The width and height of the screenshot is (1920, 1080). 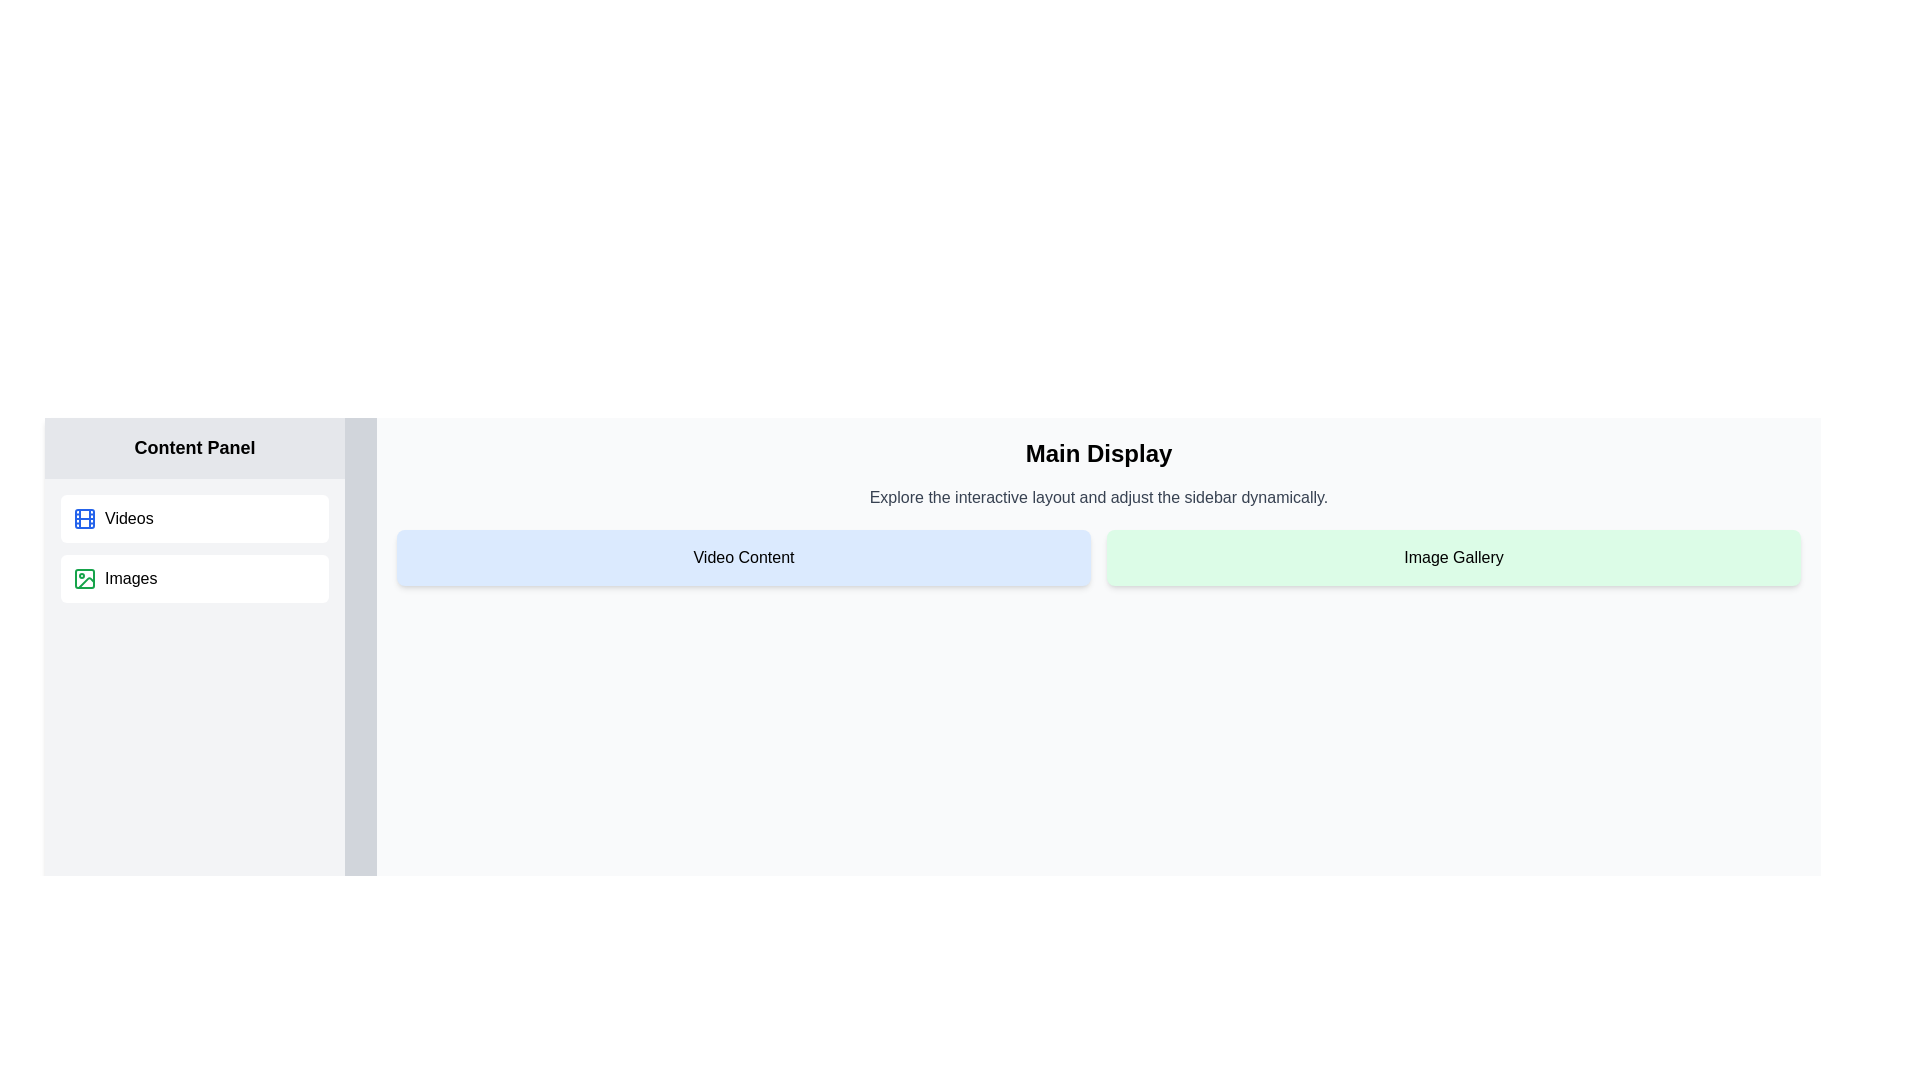 I want to click on the first navigation item in the 'Content Panel' sidebar, so click(x=195, y=518).